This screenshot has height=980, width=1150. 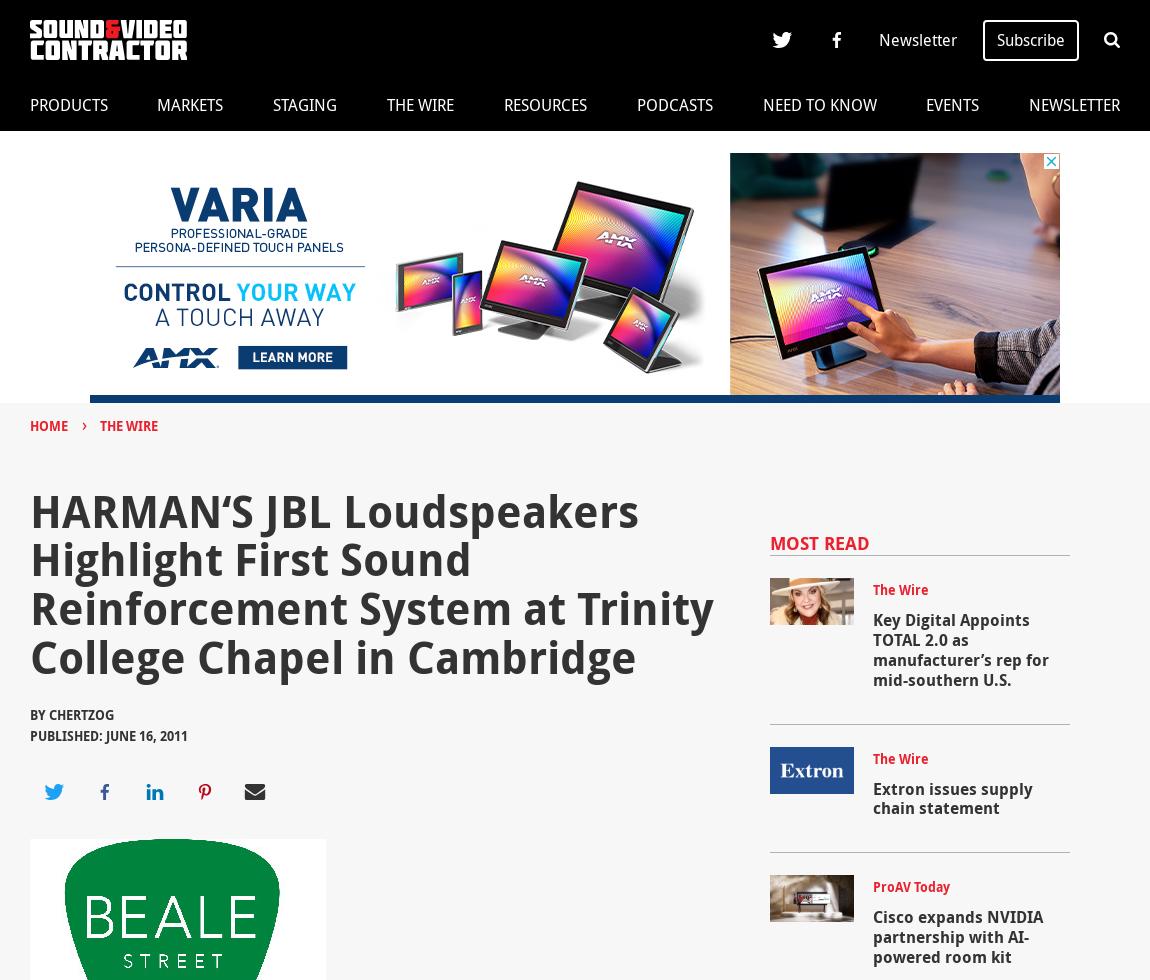 What do you see at coordinates (37, 714) in the screenshot?
I see `'By'` at bounding box center [37, 714].